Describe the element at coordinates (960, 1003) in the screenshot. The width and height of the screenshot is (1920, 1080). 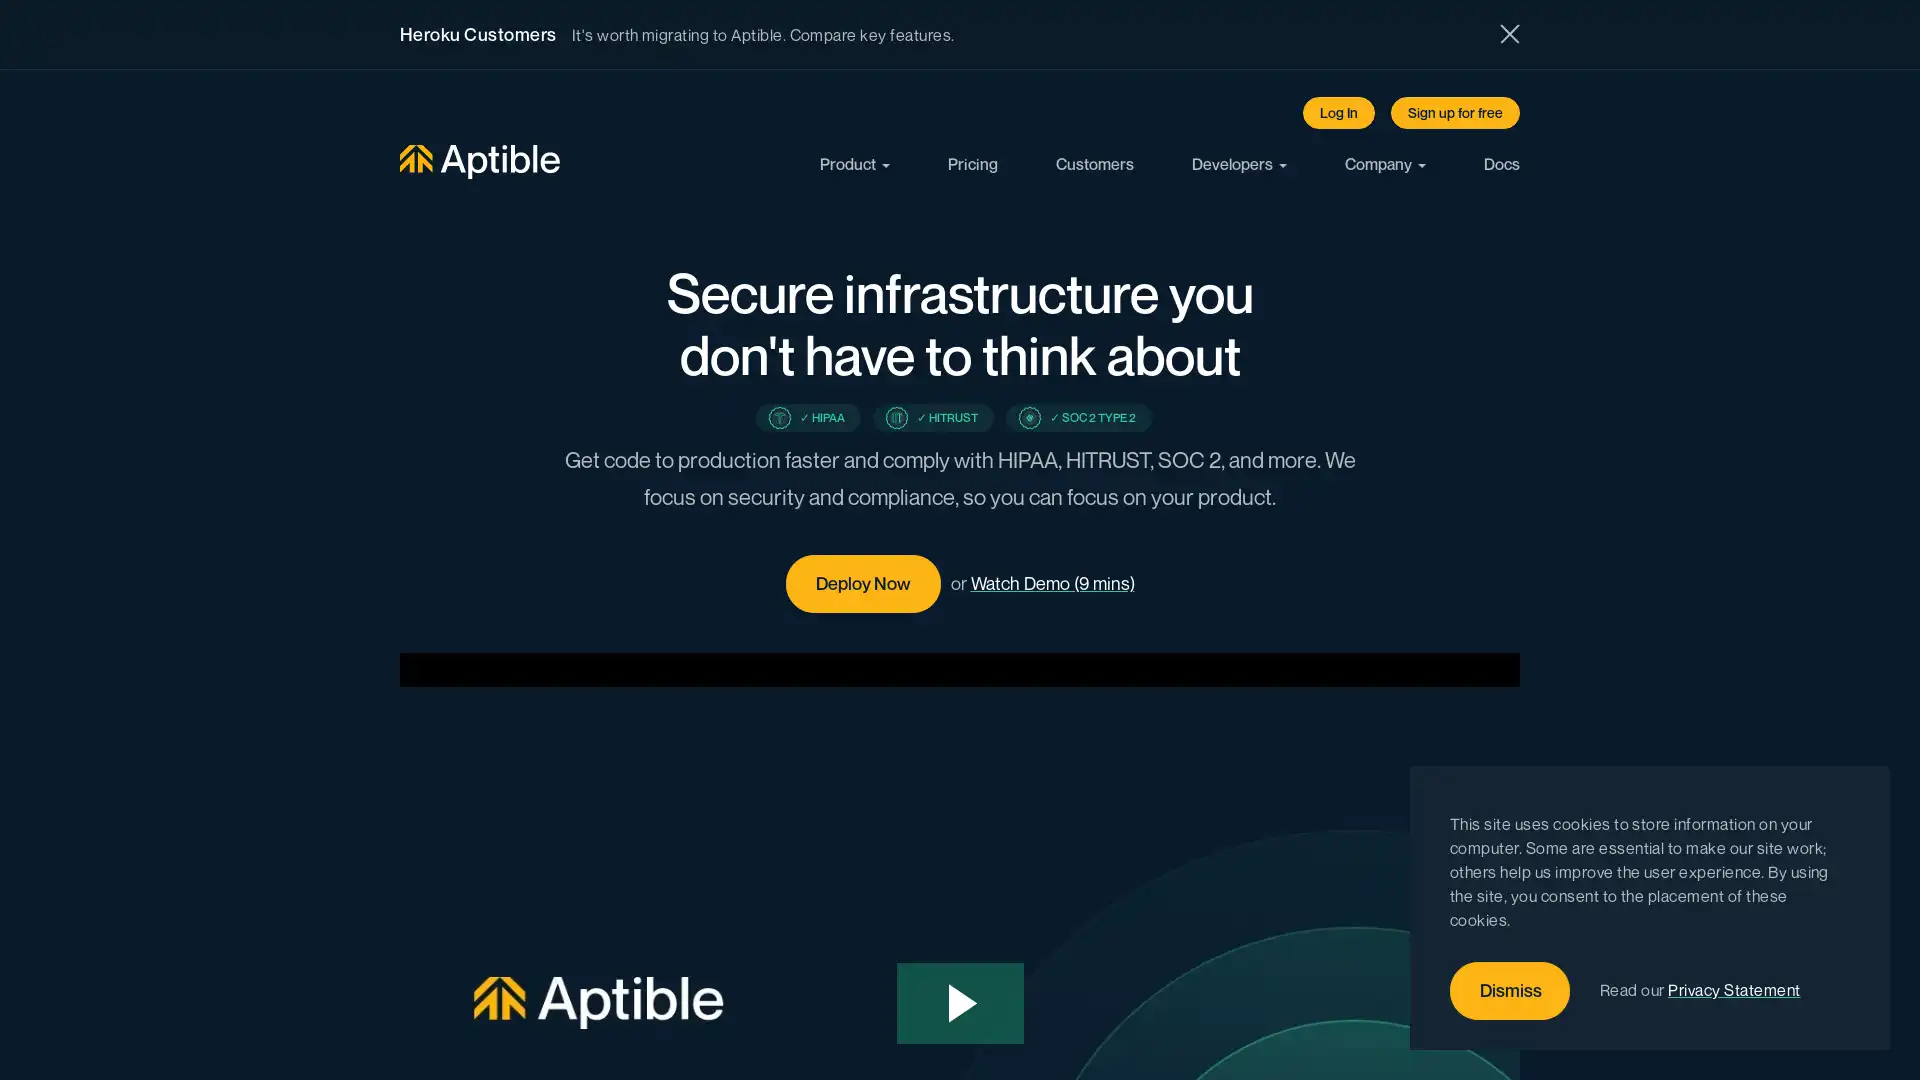
I see `Play` at that location.